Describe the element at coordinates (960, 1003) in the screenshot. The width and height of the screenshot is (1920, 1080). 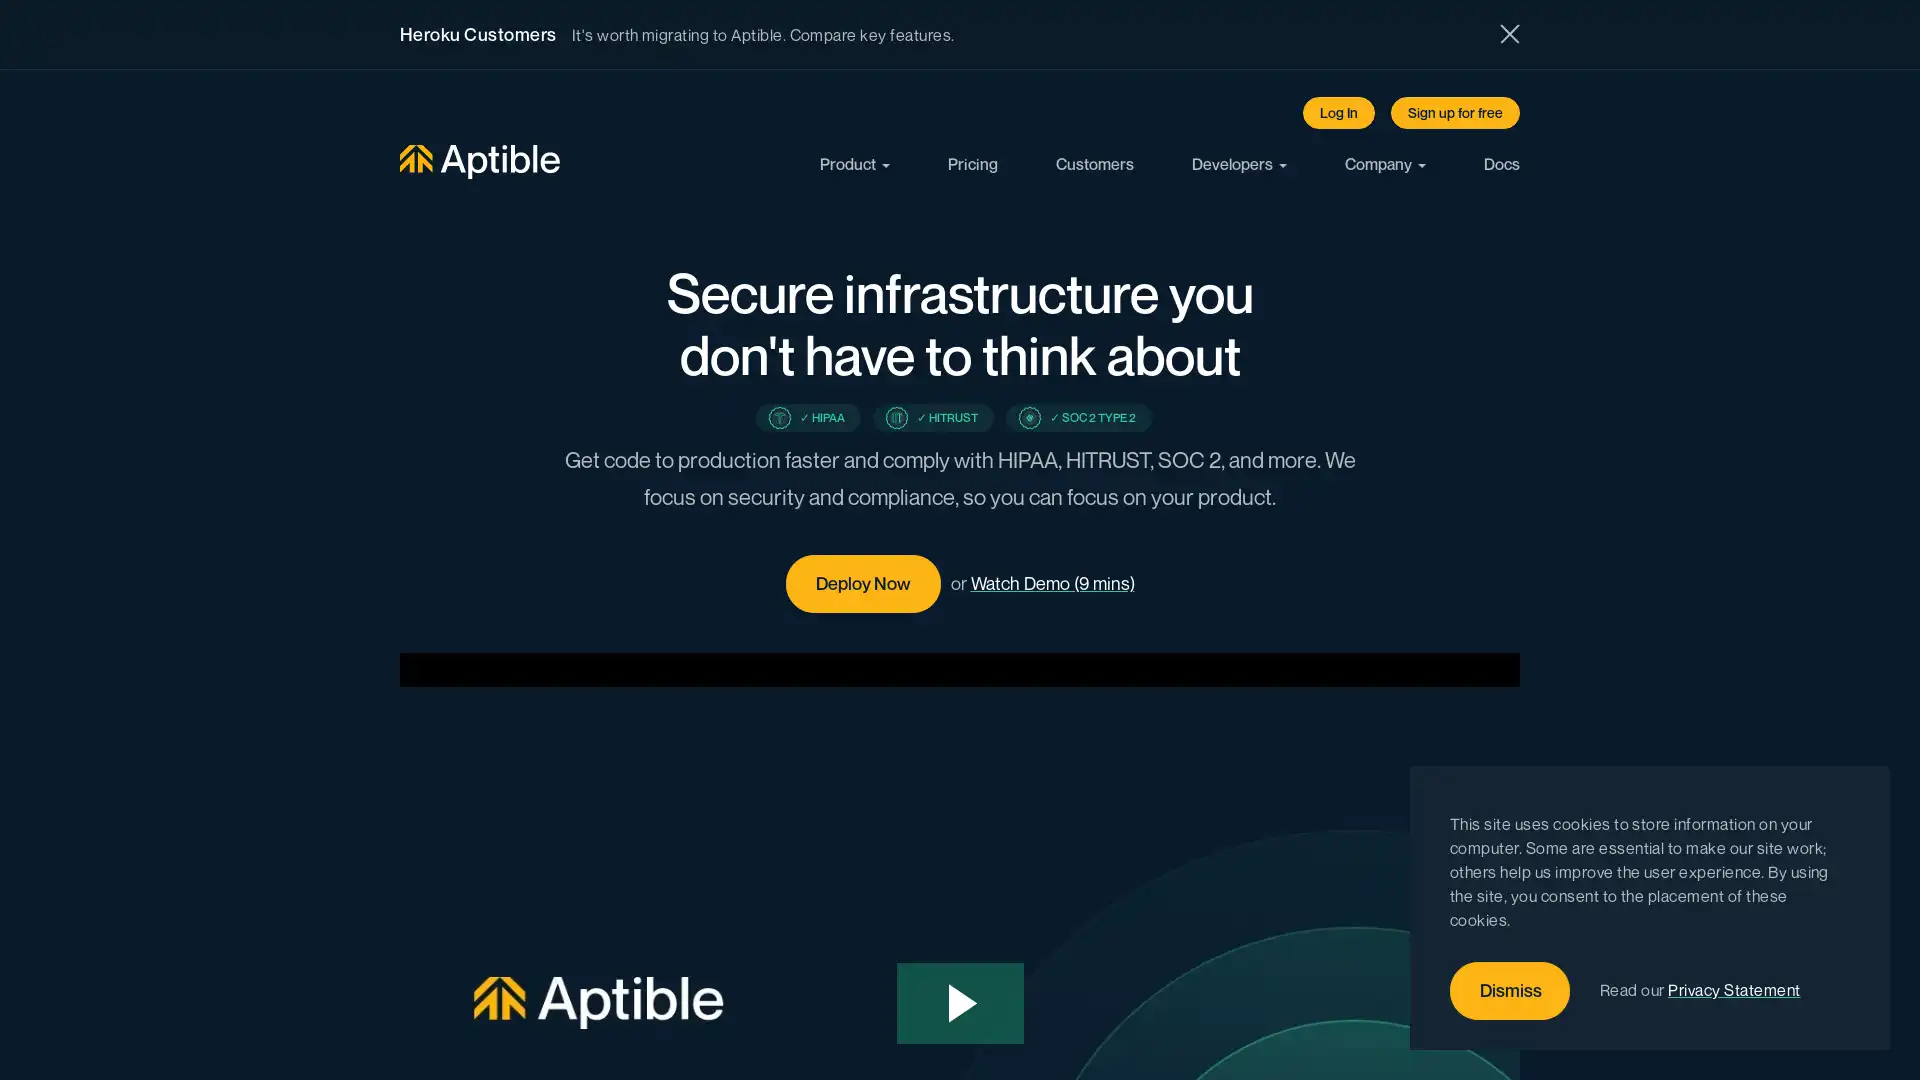
I see `Play` at that location.